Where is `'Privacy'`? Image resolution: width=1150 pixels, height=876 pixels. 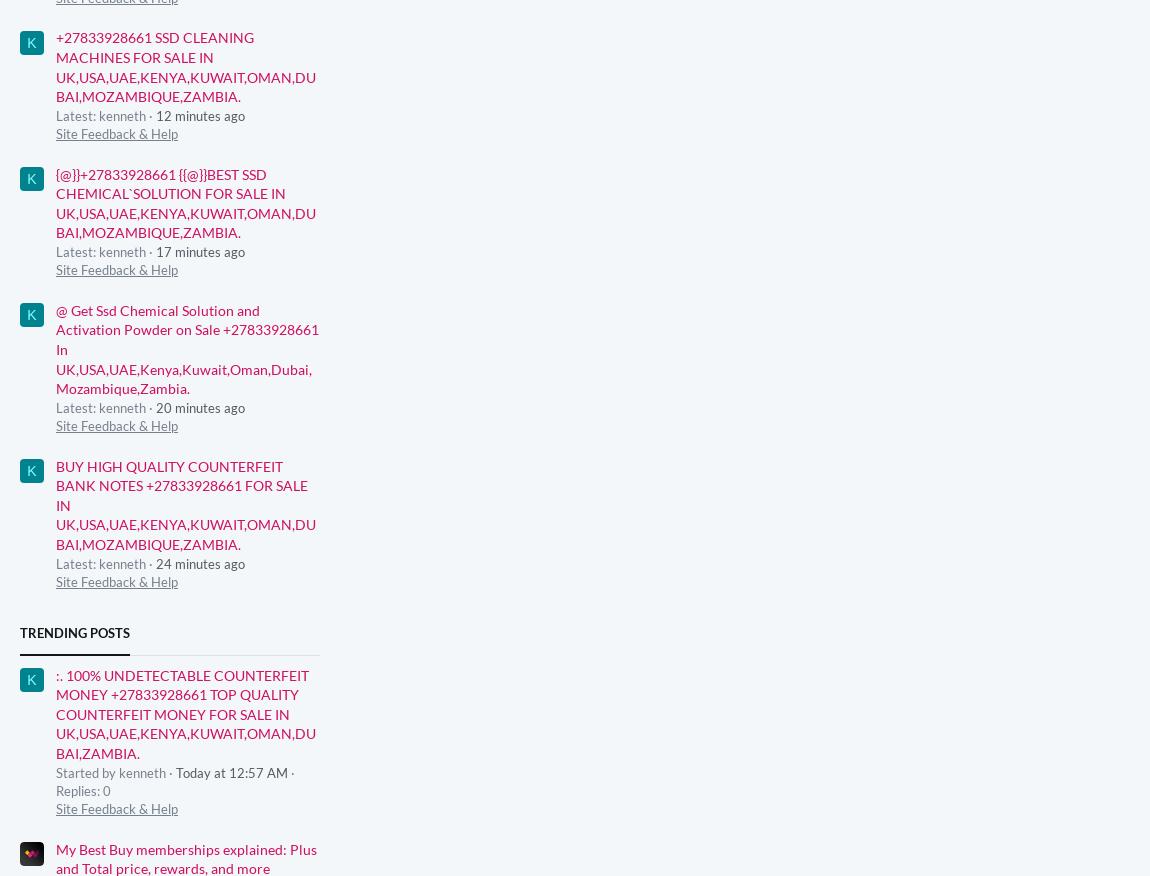 'Privacy' is located at coordinates (625, 849).